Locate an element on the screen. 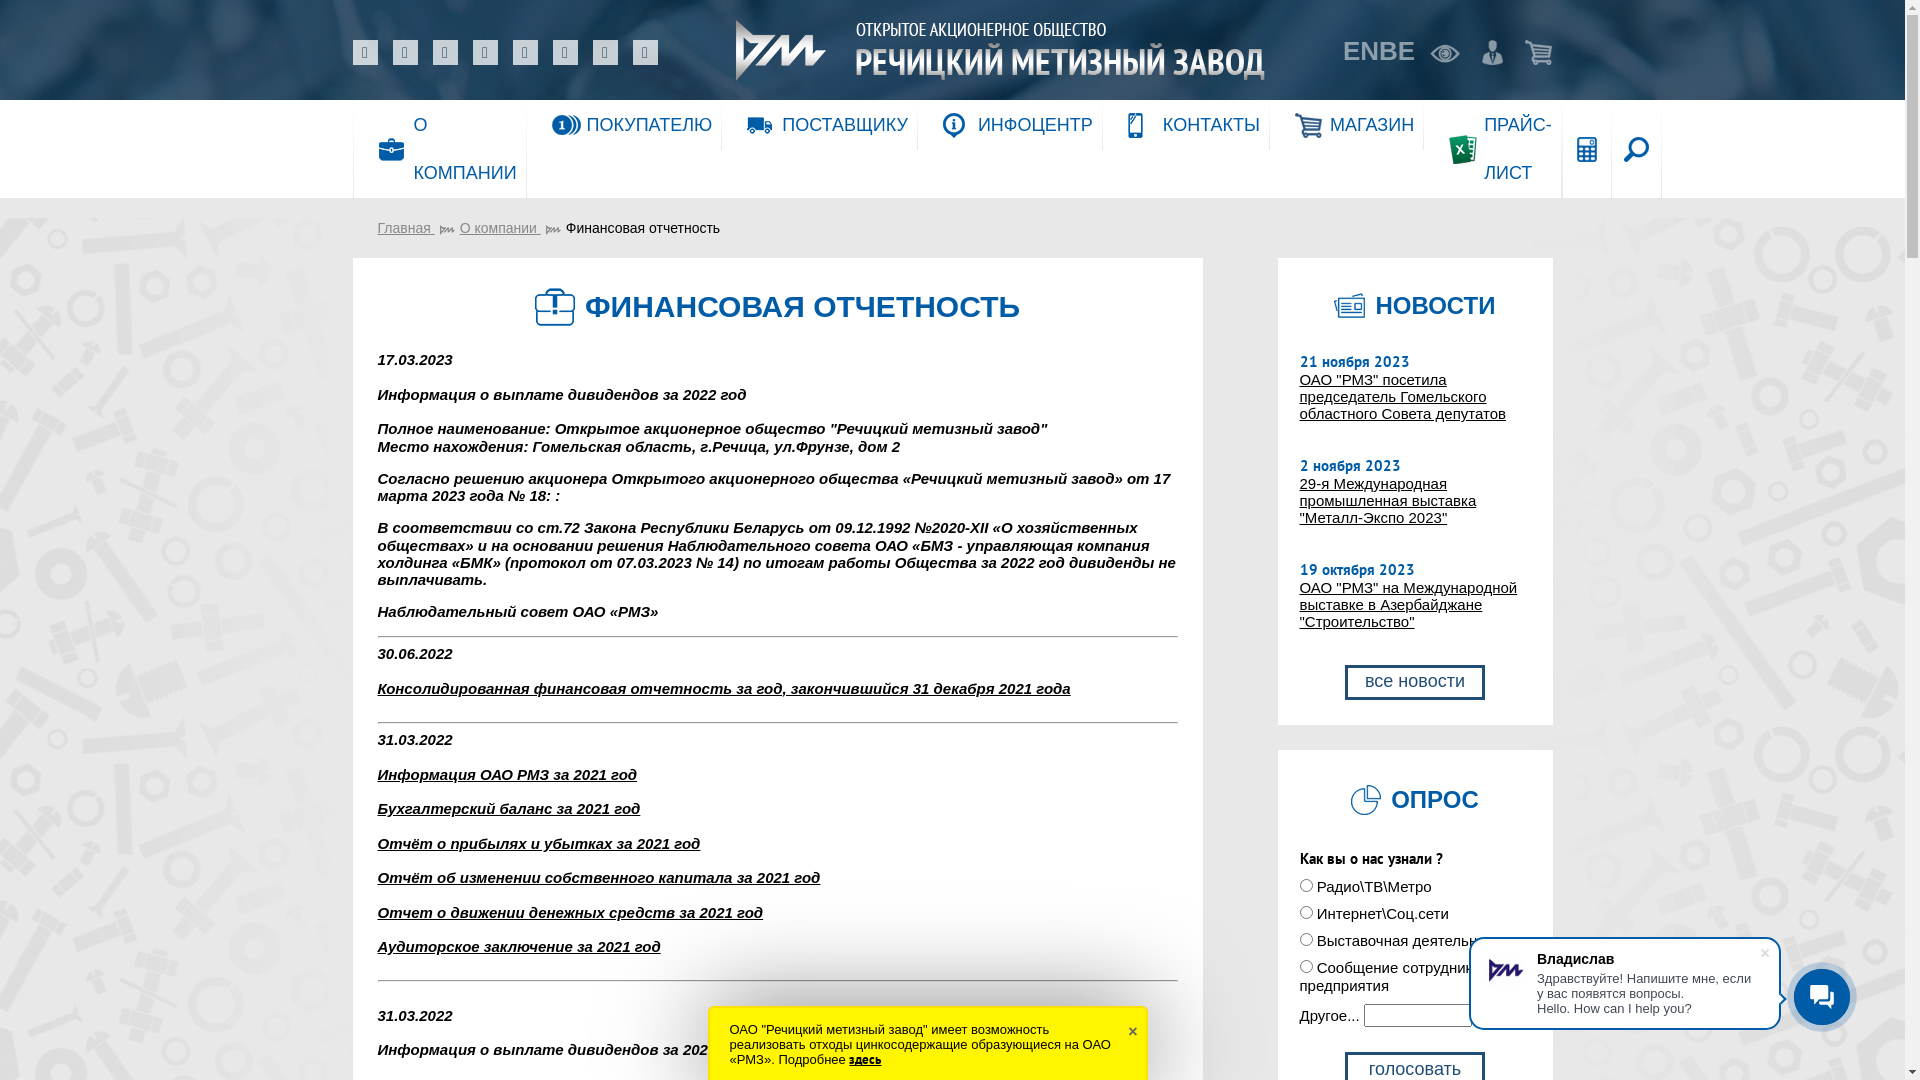  'Facebook' is located at coordinates (403, 51).